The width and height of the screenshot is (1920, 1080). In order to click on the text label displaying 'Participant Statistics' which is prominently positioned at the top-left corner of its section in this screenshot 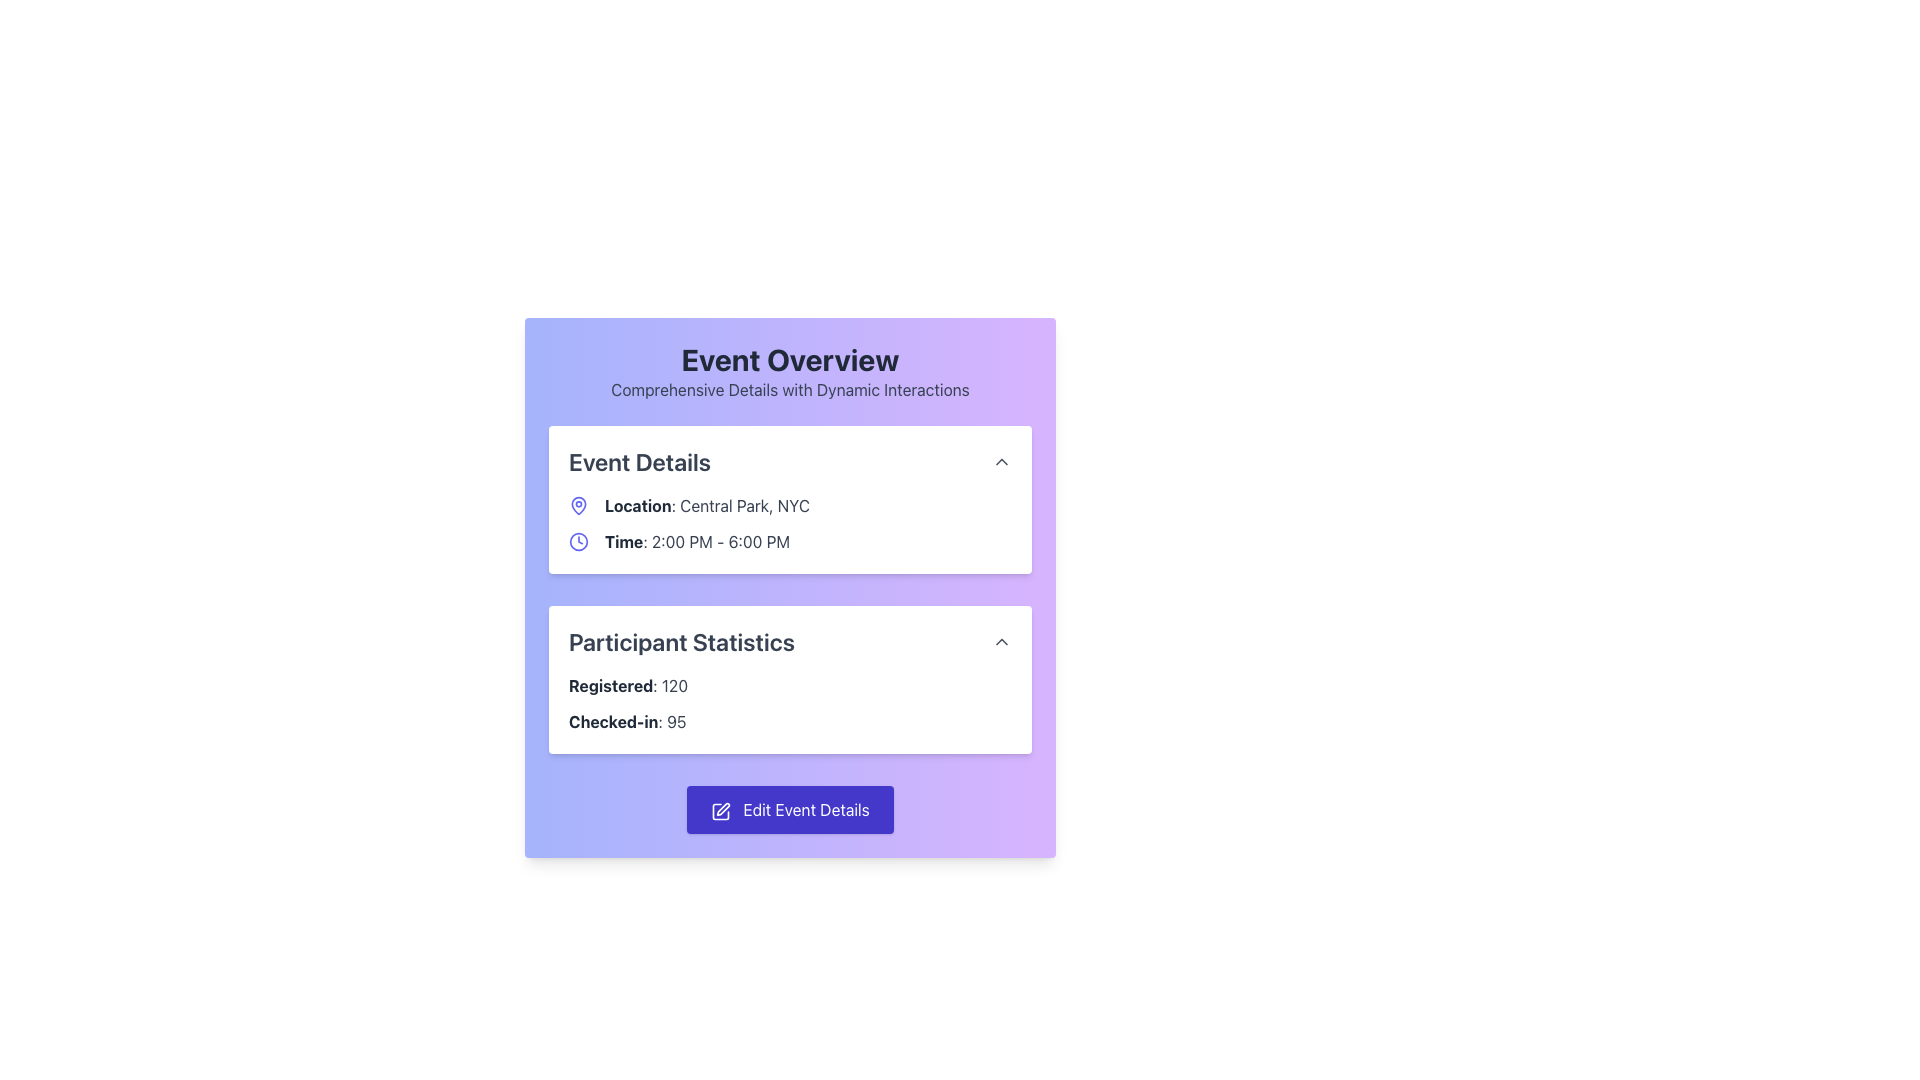, I will do `click(681, 641)`.